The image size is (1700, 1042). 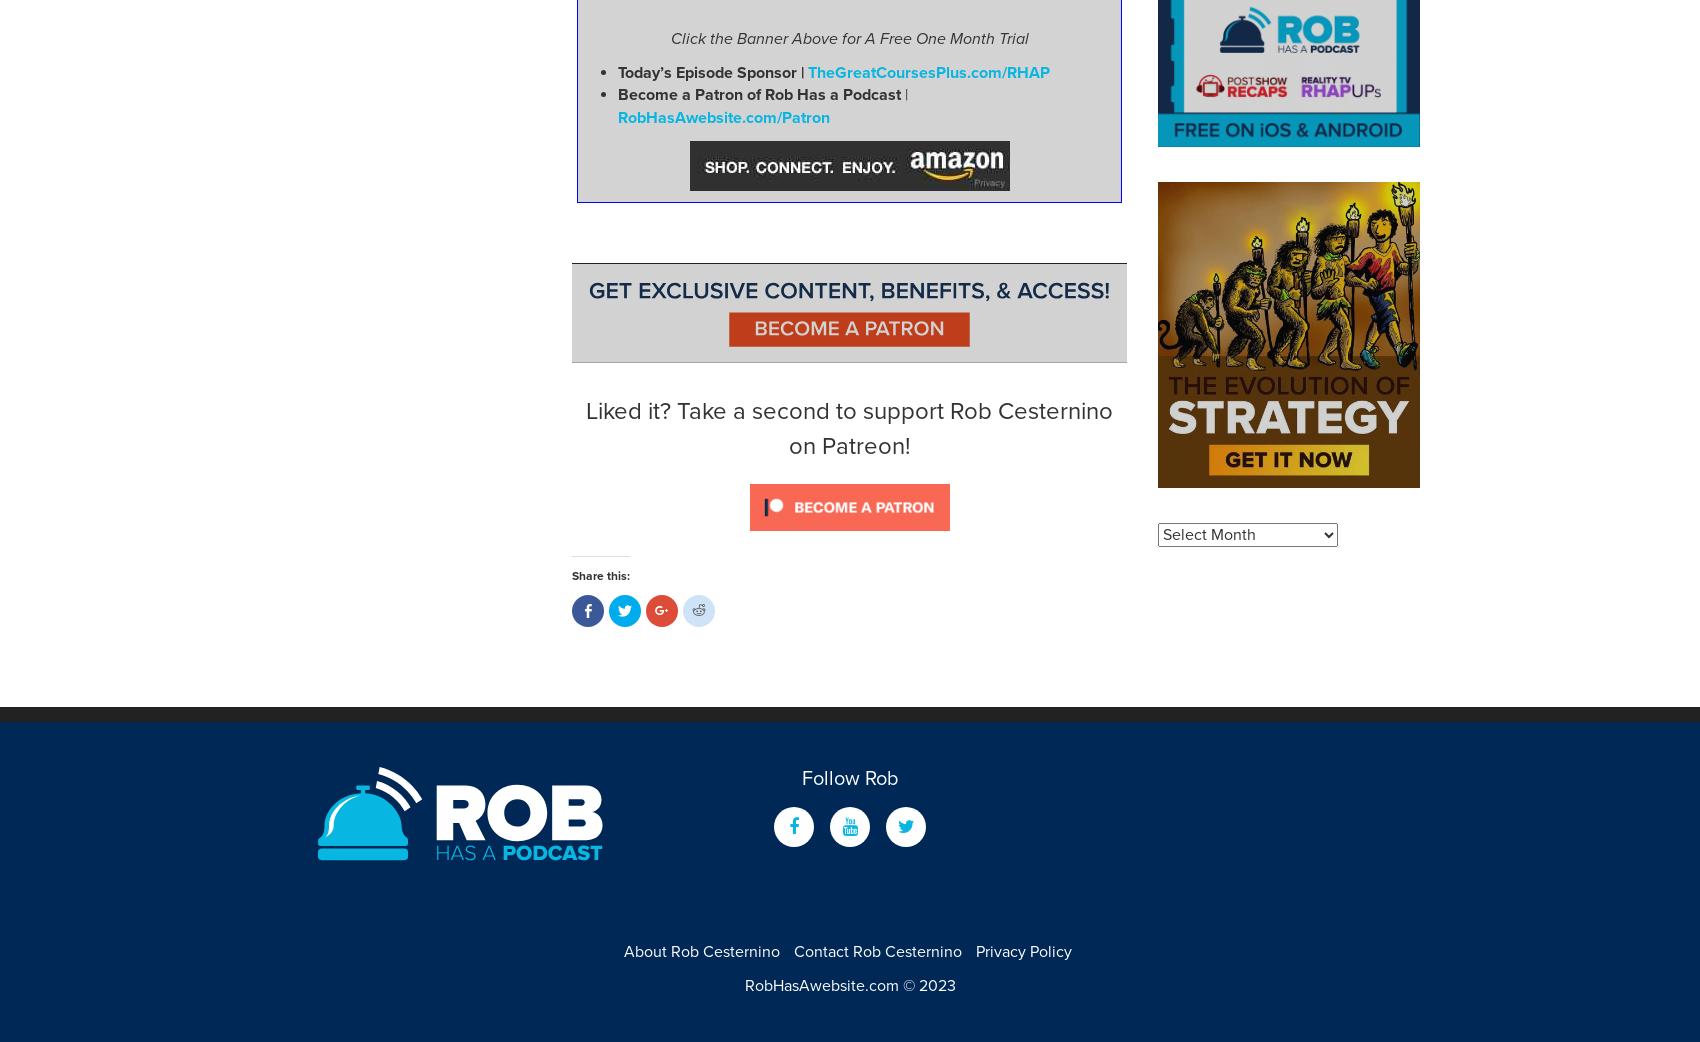 What do you see at coordinates (926, 986) in the screenshot?
I see `'© 2023'` at bounding box center [926, 986].